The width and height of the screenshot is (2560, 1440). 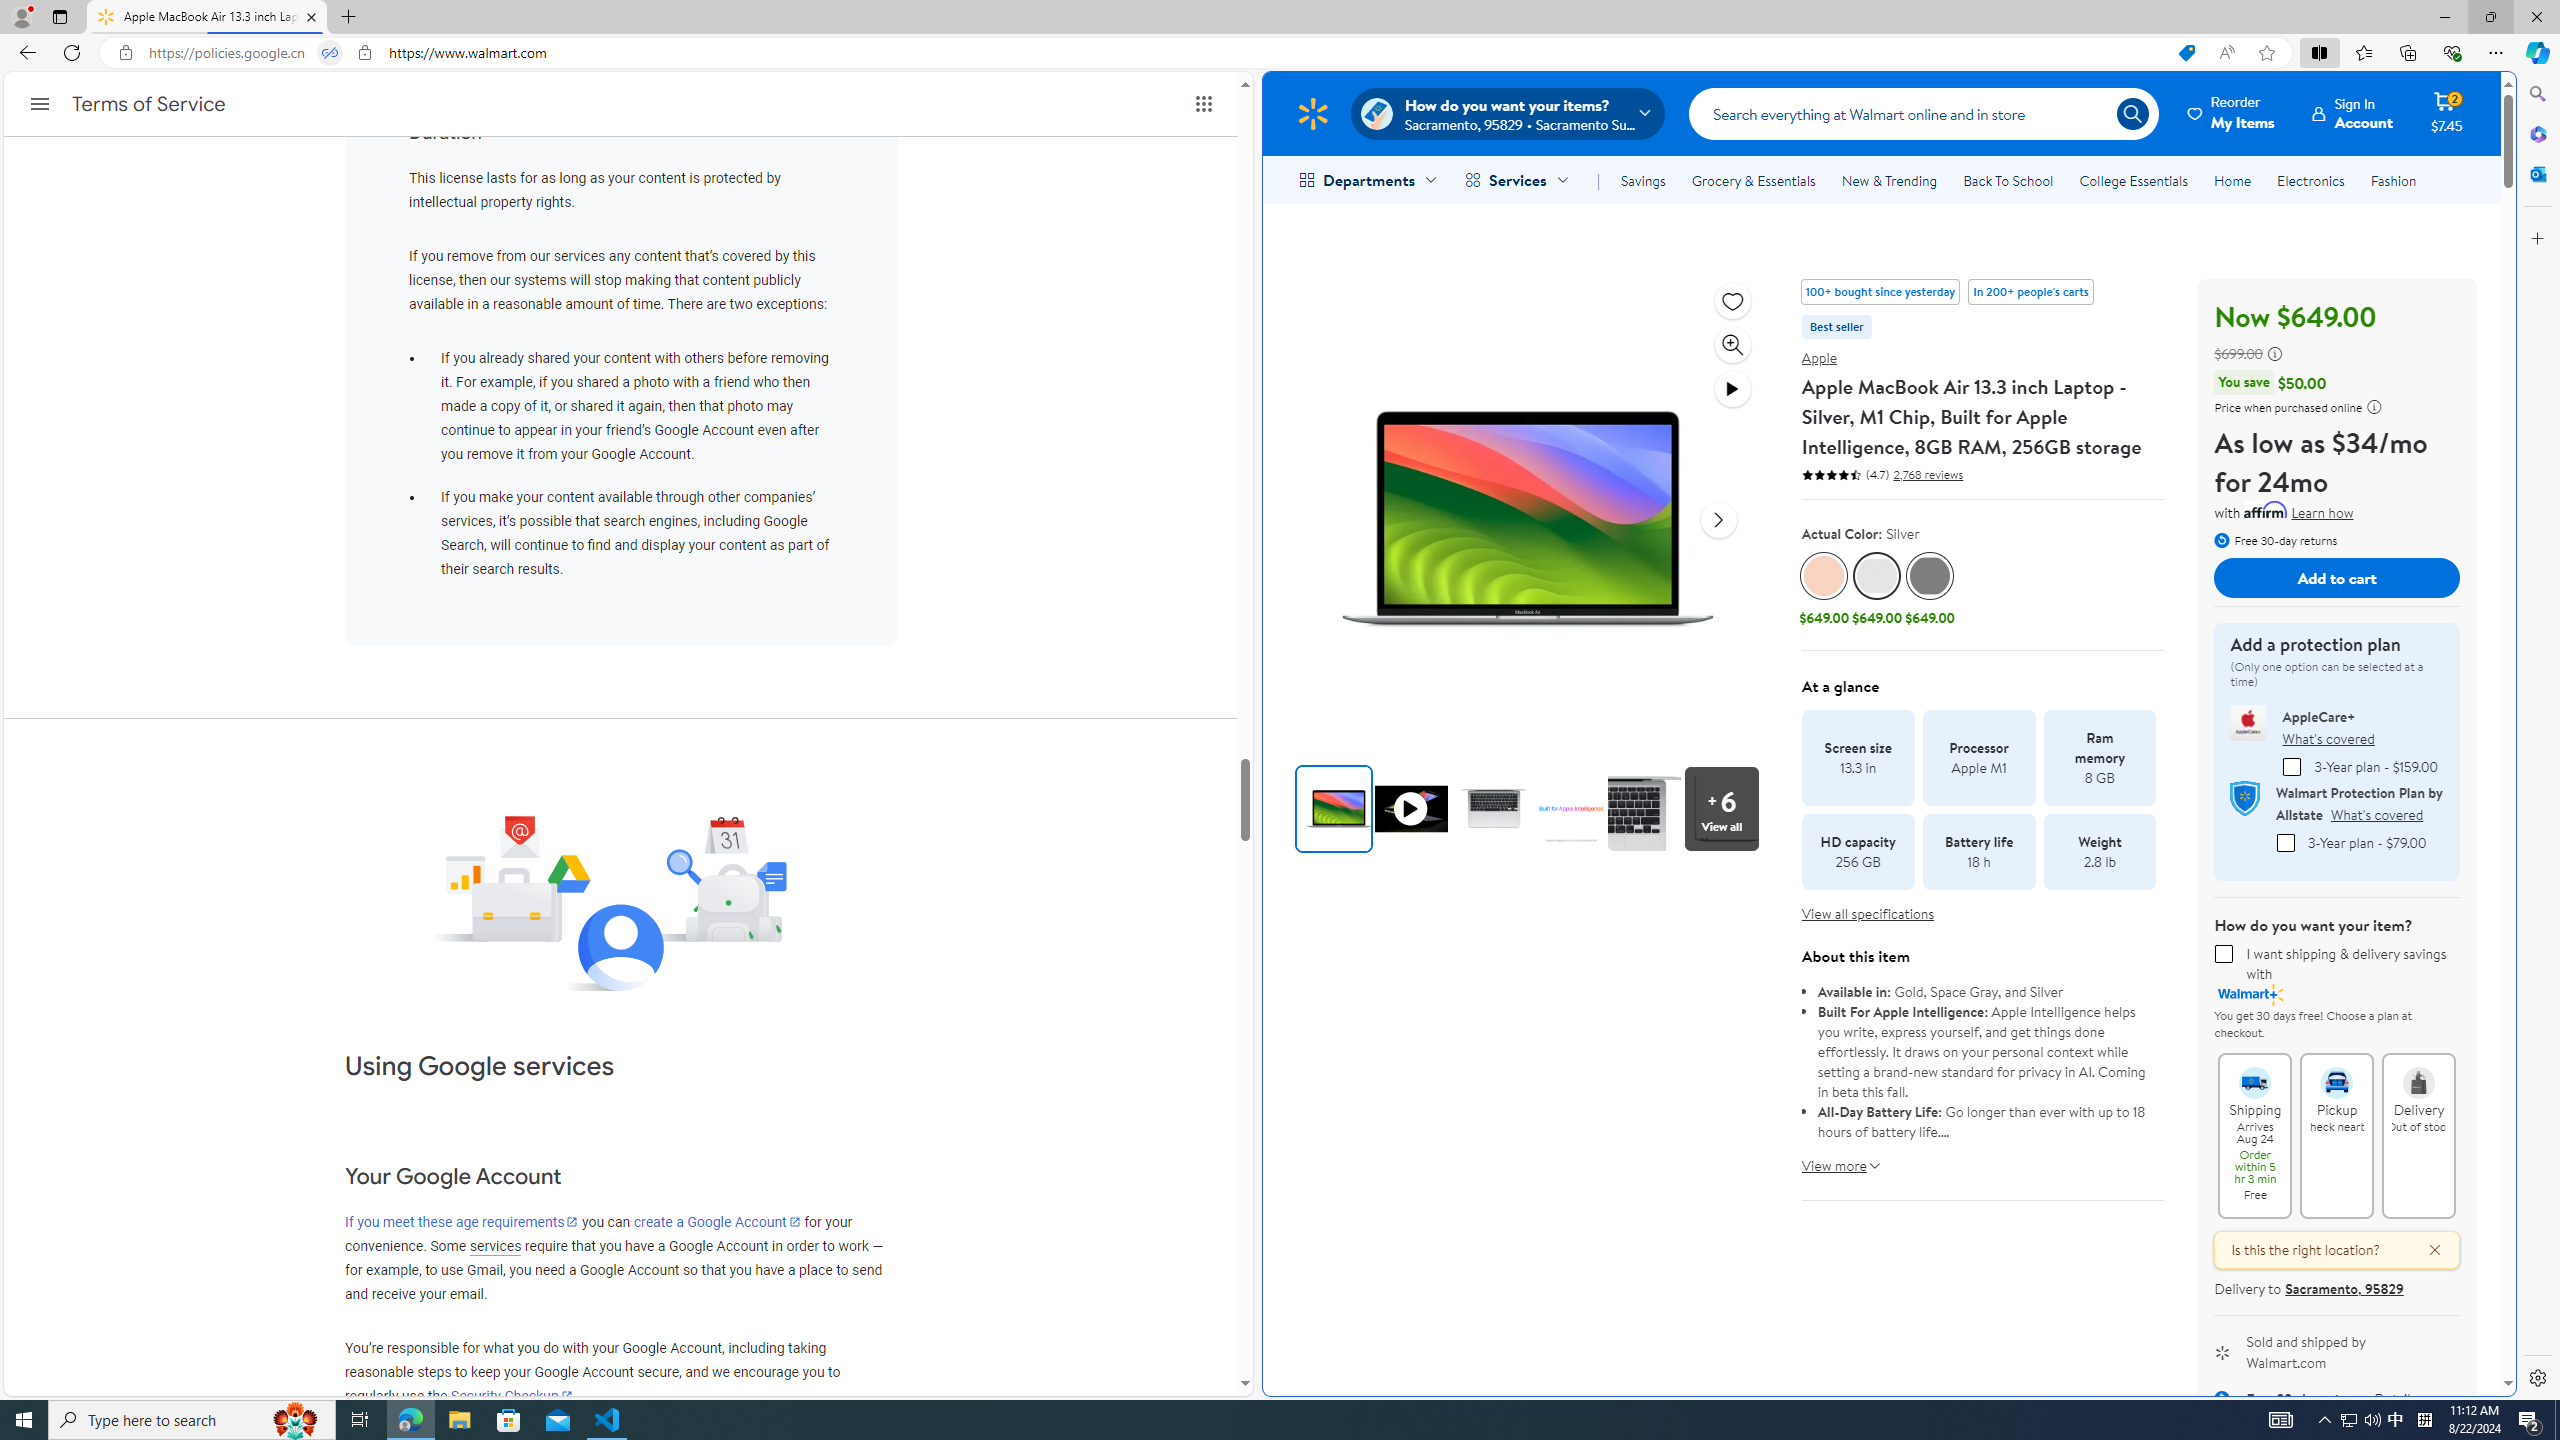 I want to click on 'What', so click(x=2376, y=815).